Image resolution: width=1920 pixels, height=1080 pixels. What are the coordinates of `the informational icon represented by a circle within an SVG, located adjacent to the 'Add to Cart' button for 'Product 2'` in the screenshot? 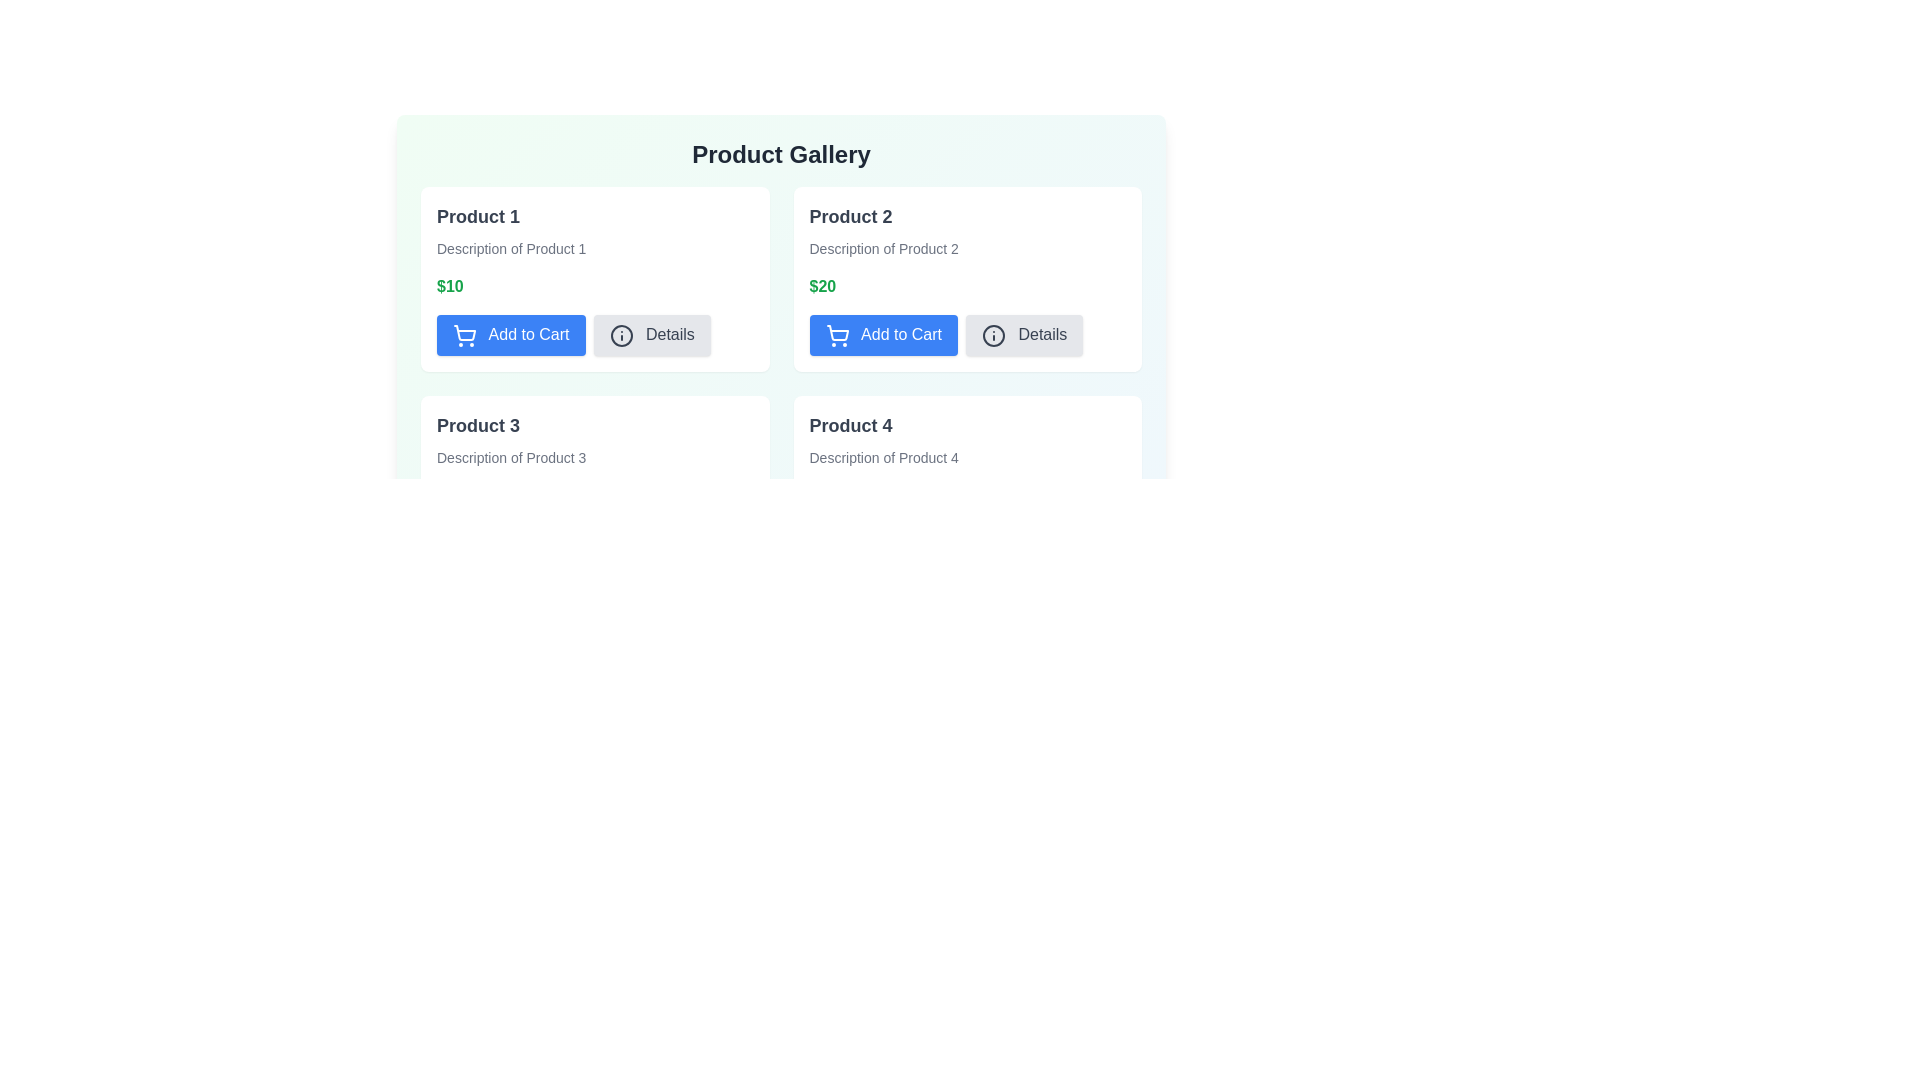 It's located at (993, 334).